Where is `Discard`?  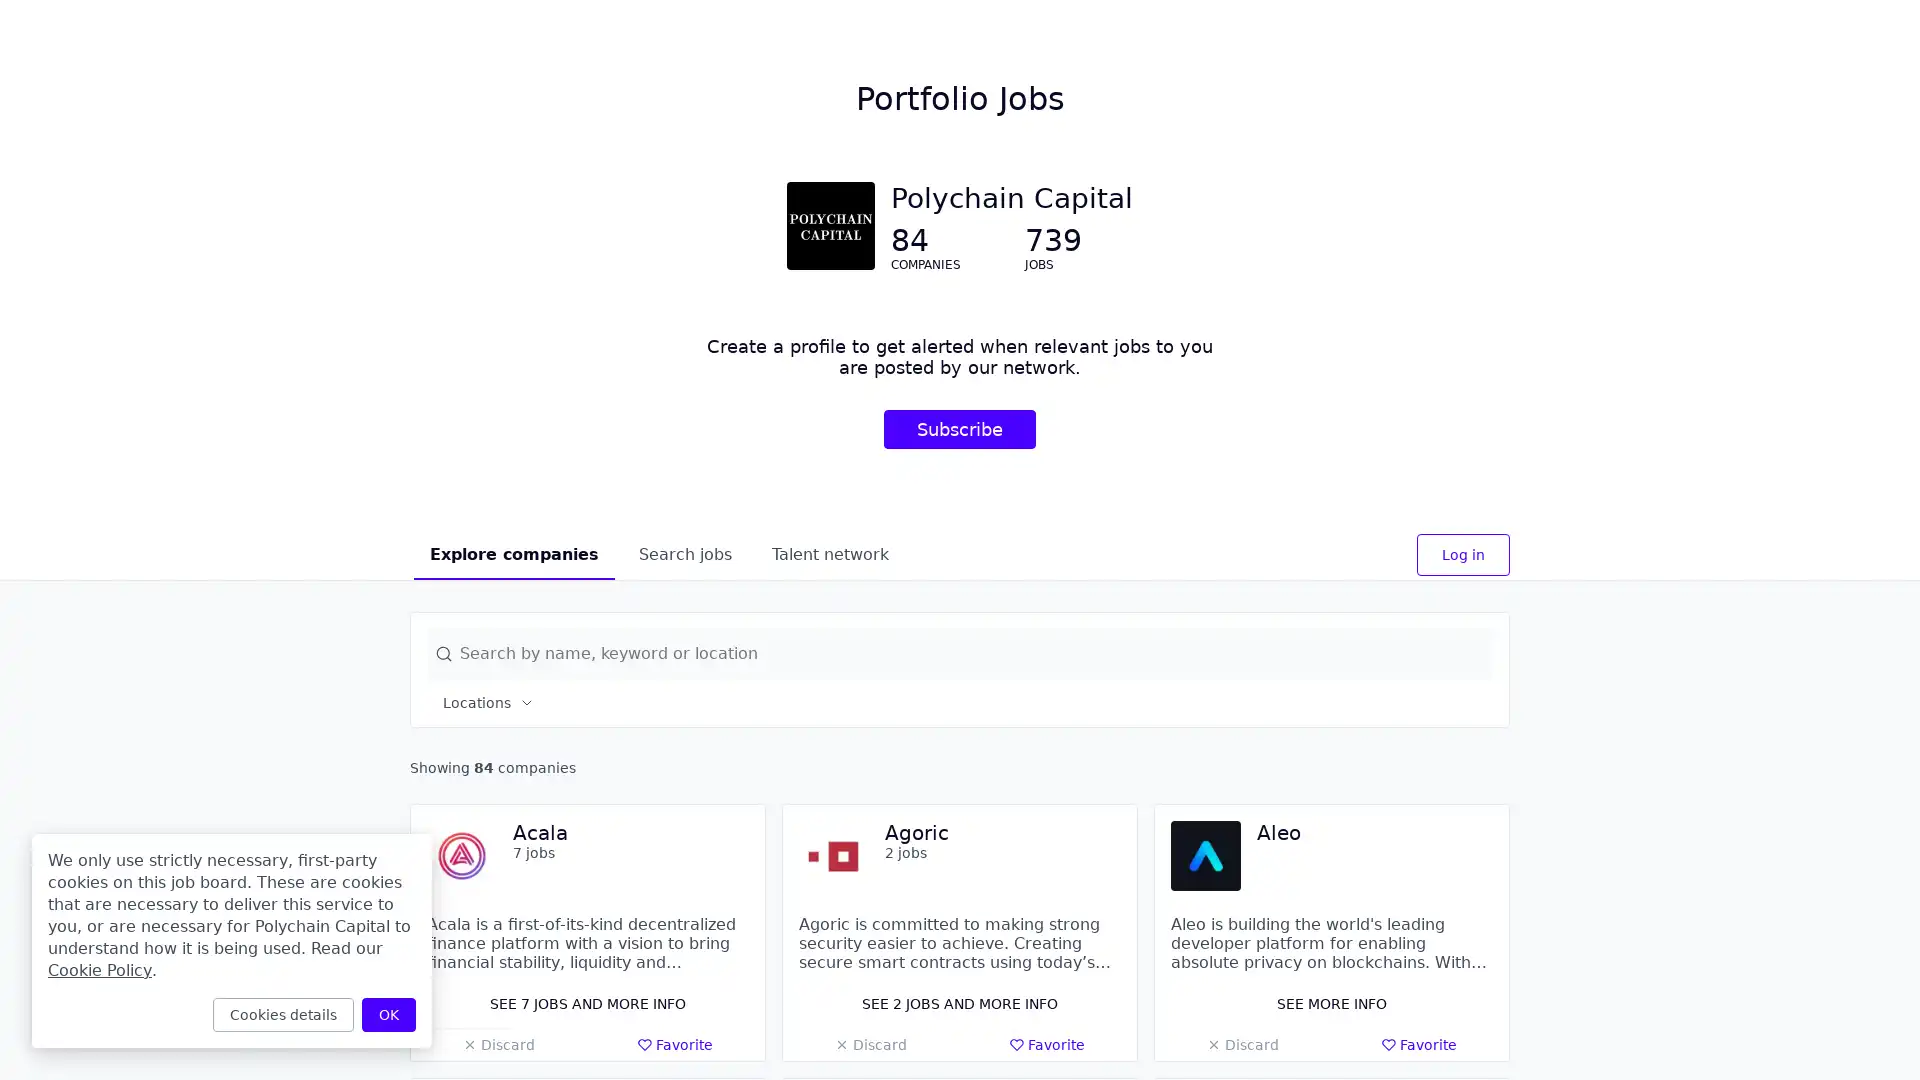 Discard is located at coordinates (870, 1044).